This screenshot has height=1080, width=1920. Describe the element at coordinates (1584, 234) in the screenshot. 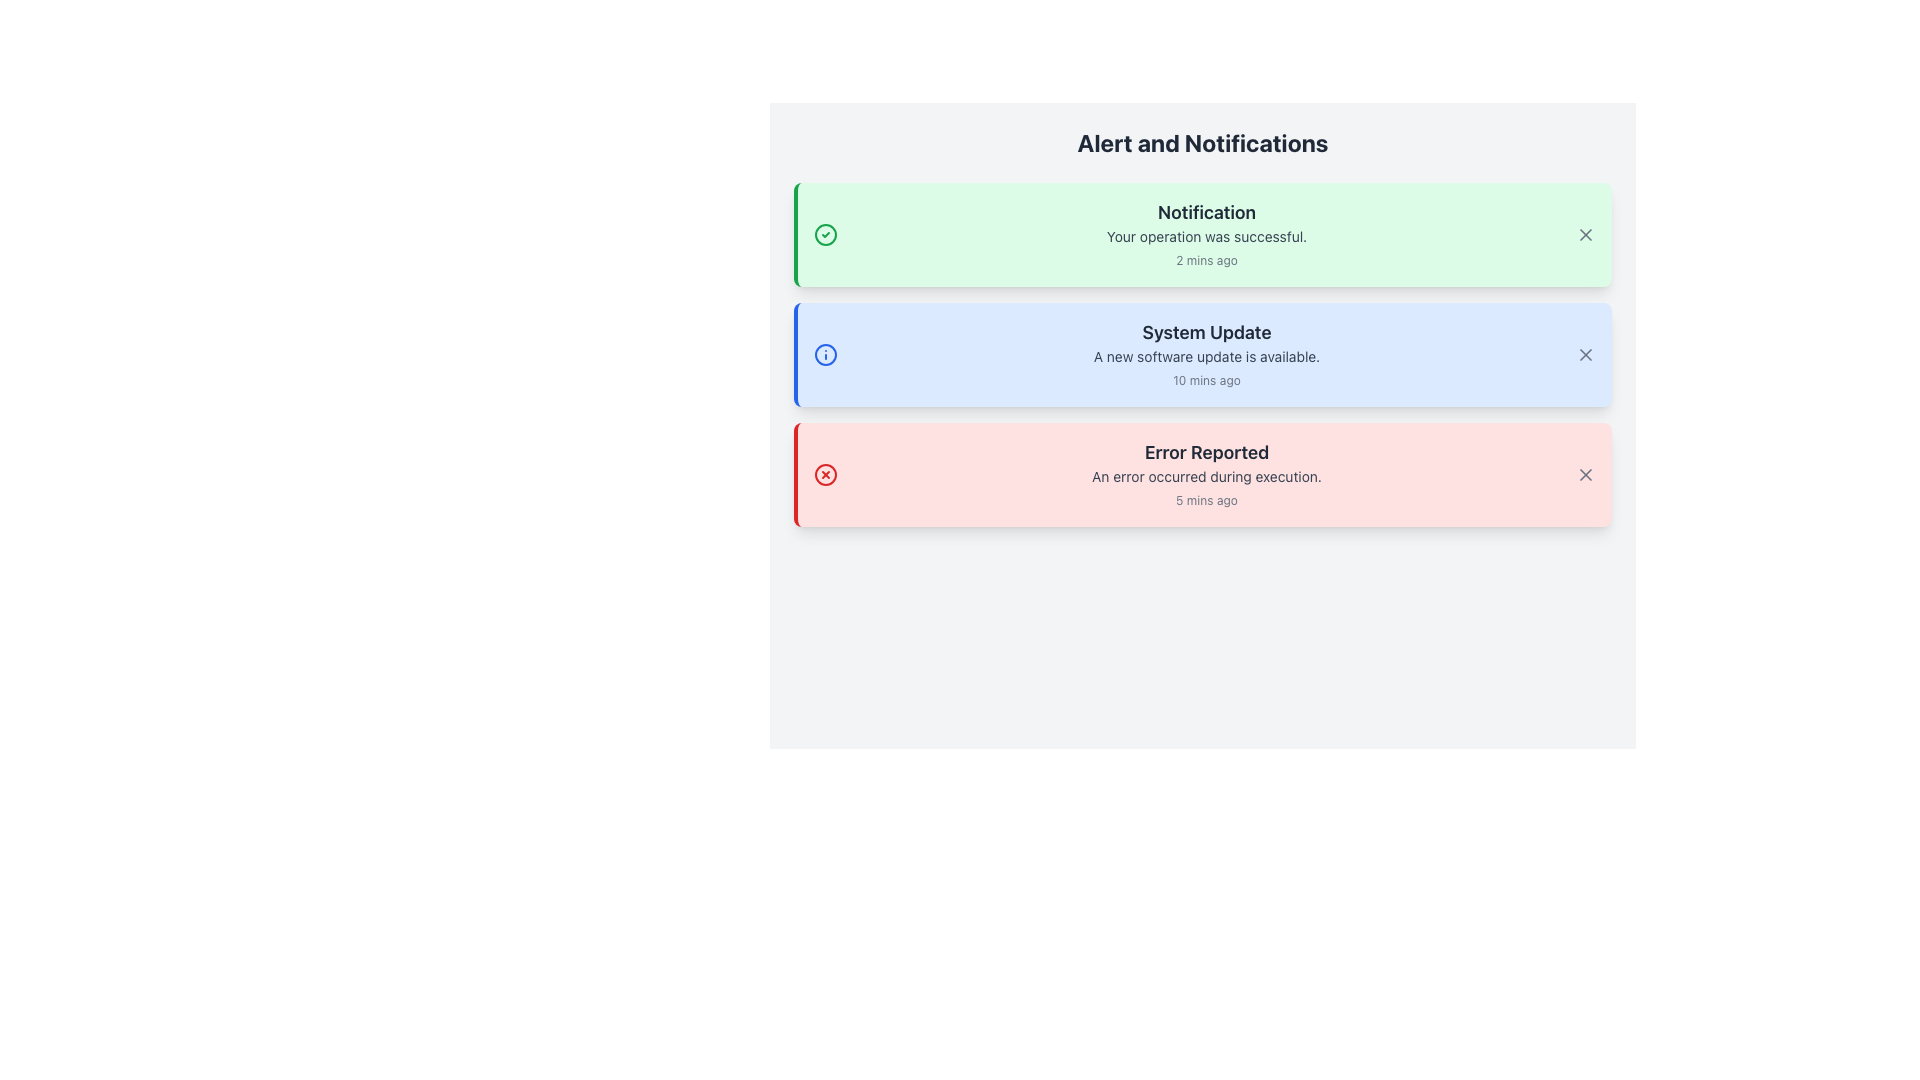

I see `the dismiss button located at the far-right edge of the green notification card` at that location.